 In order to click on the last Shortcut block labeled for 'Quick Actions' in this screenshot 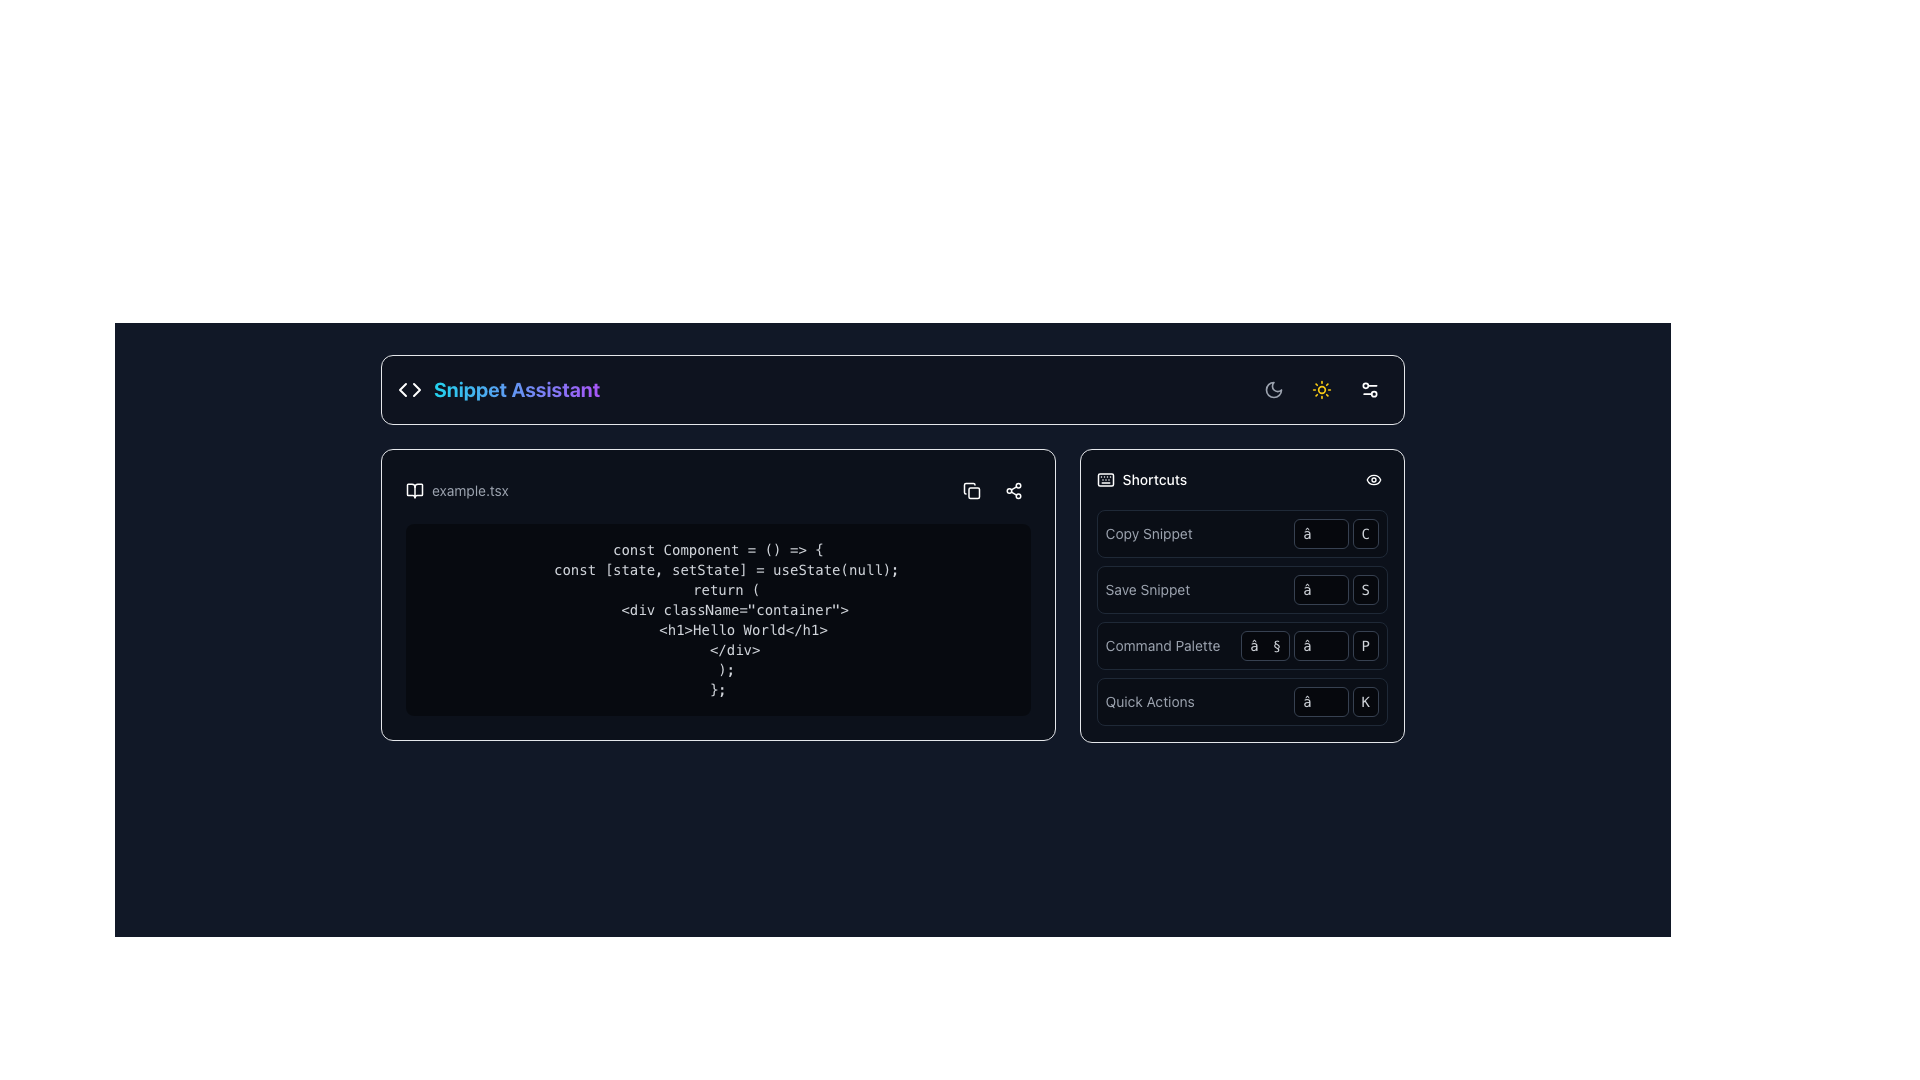, I will do `click(1241, 701)`.